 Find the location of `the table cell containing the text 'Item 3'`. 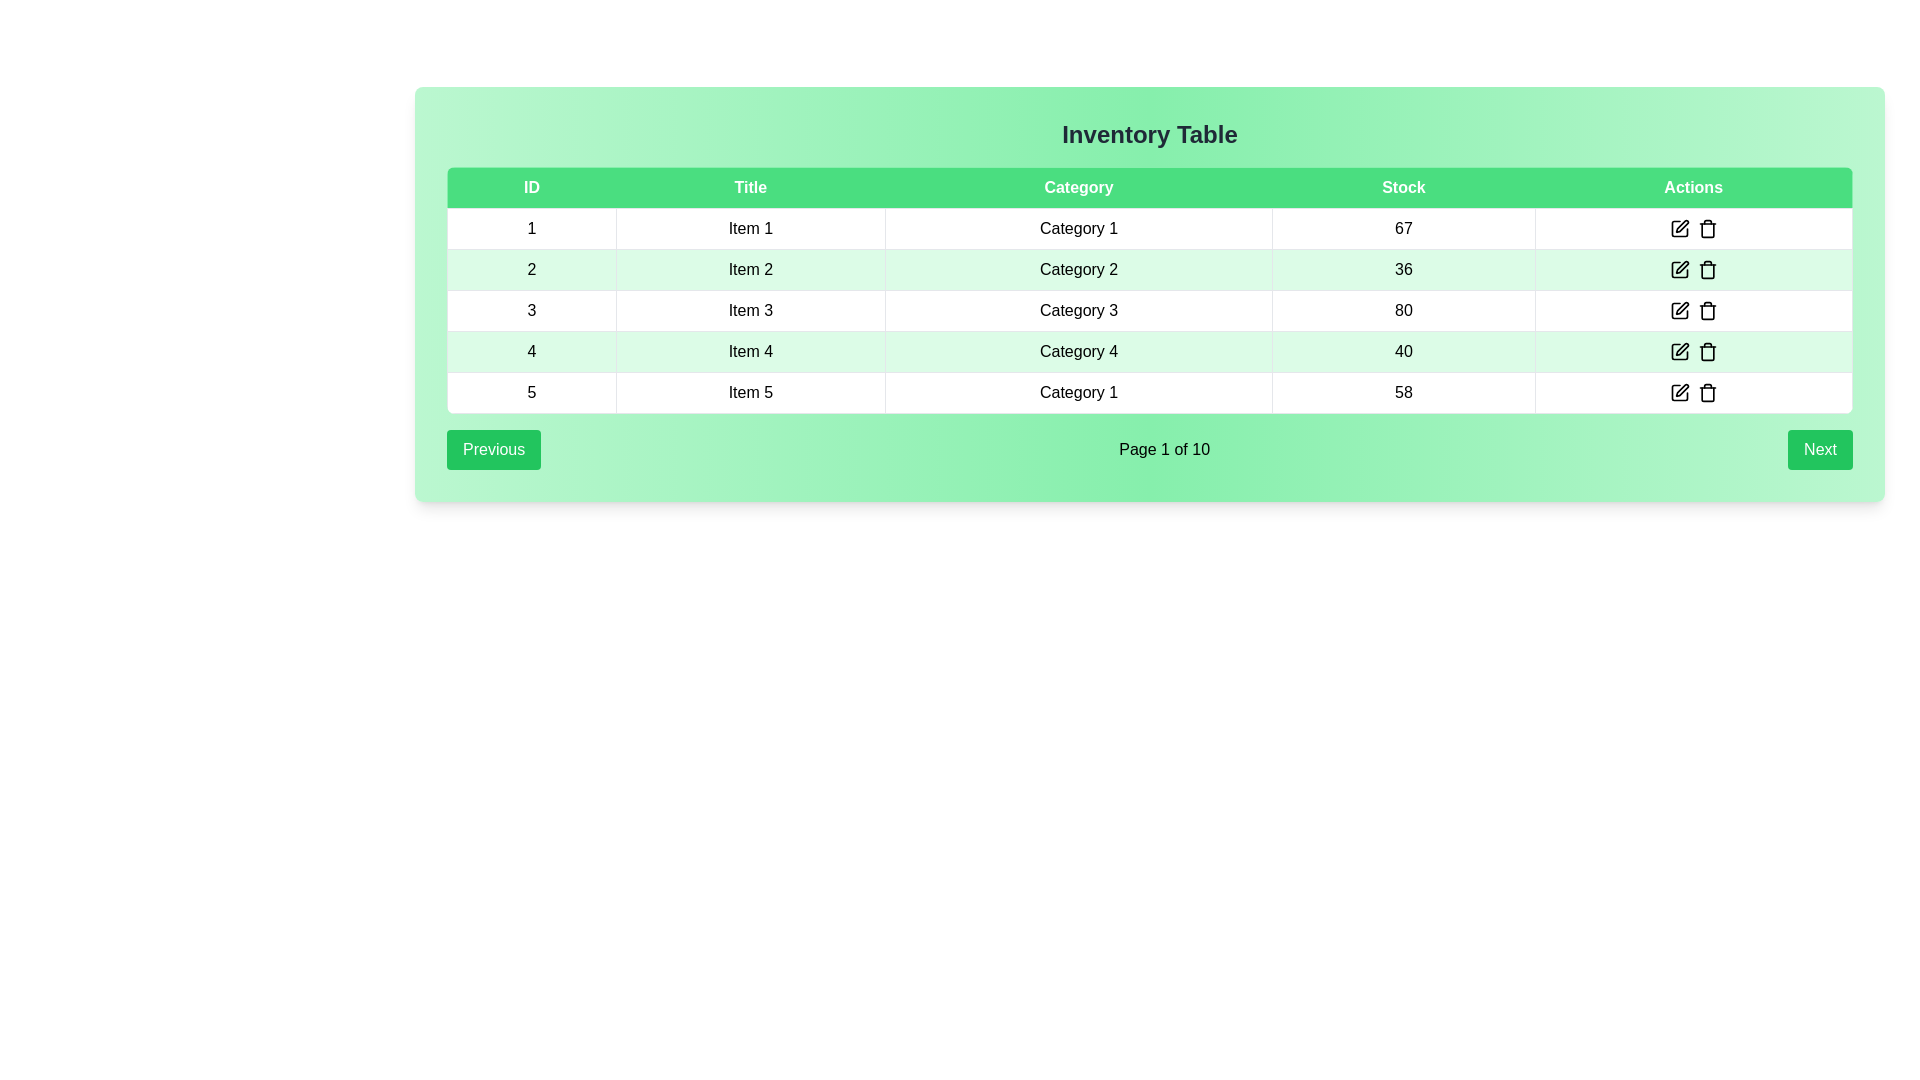

the table cell containing the text 'Item 3' is located at coordinates (749, 311).